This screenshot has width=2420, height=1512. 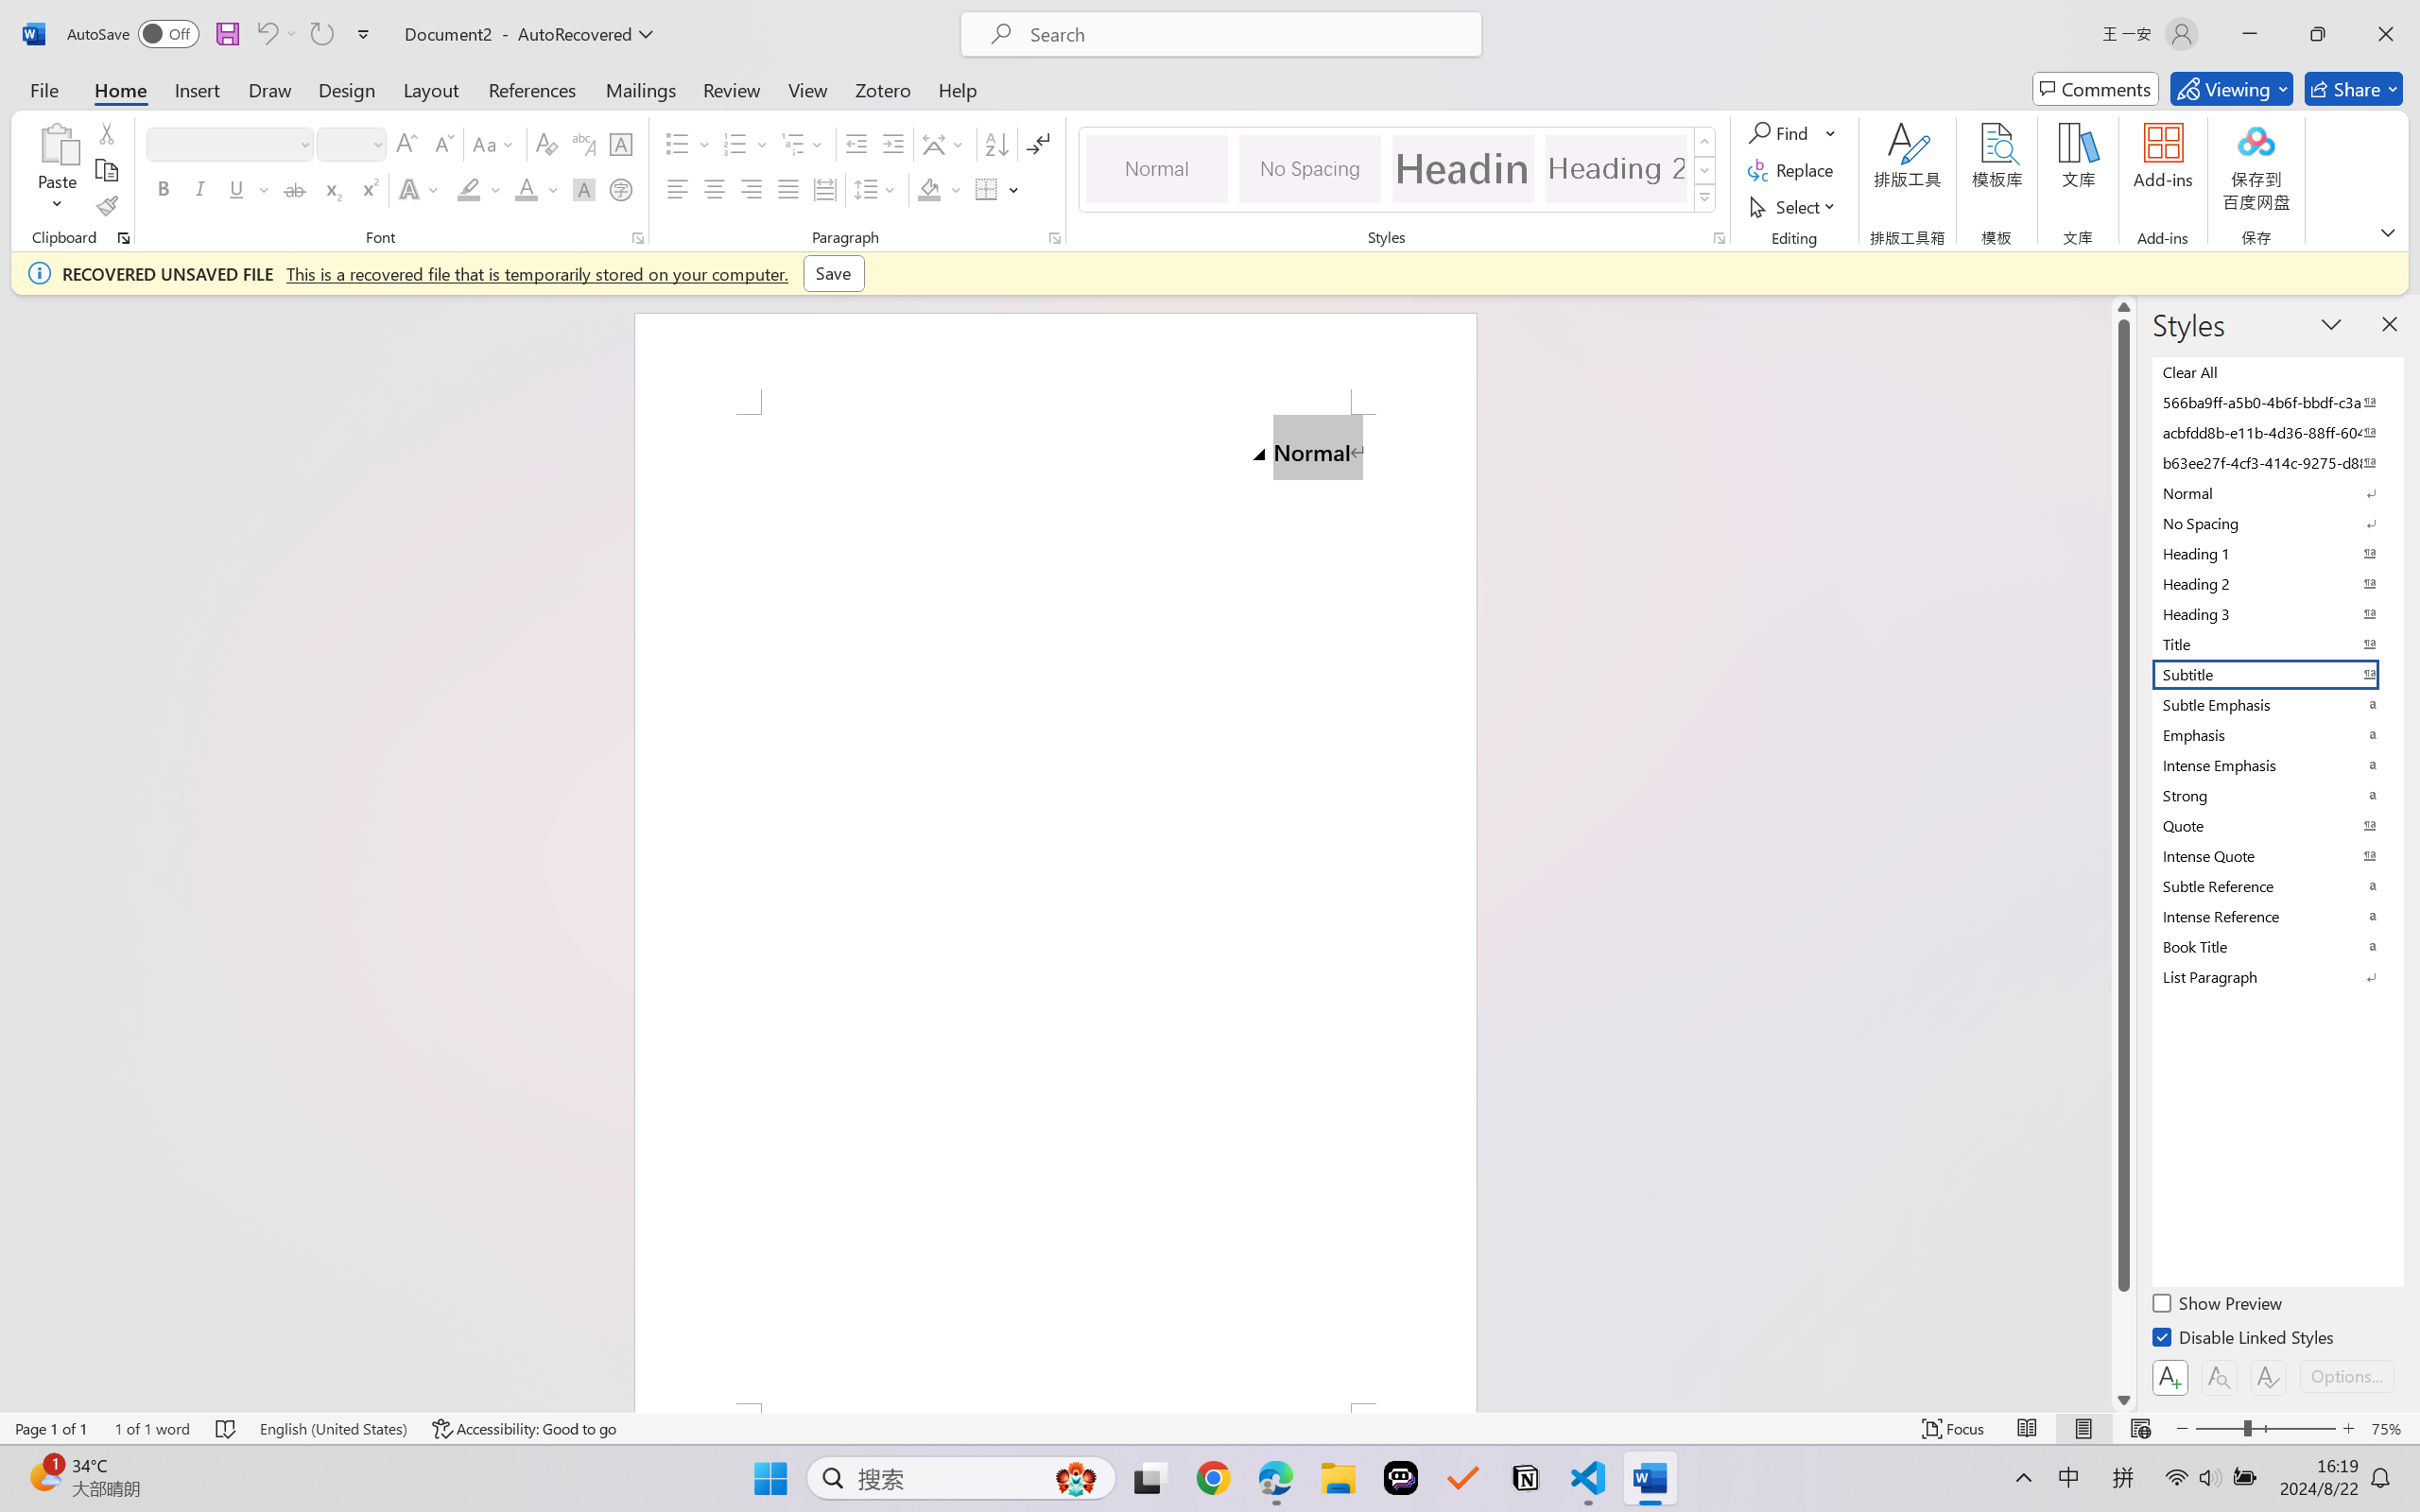 What do you see at coordinates (527, 188) in the screenshot?
I see `'Font Color RGB(255, 0, 0)'` at bounding box center [527, 188].